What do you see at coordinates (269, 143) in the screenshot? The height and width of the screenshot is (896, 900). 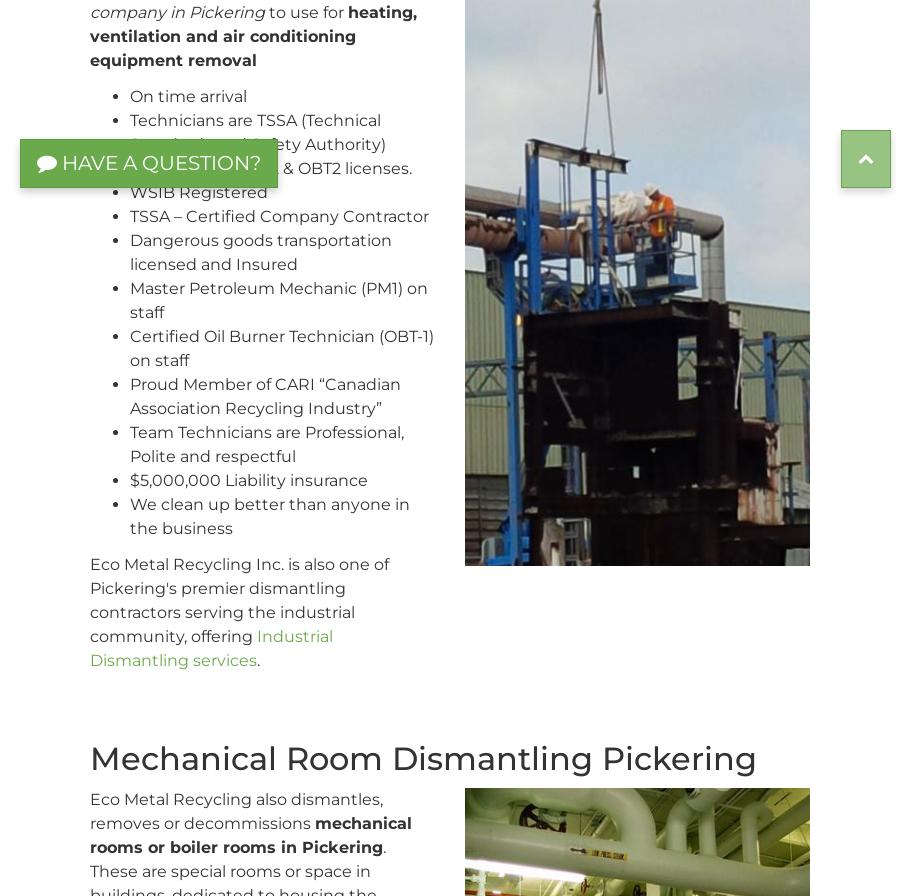 I see `'Technicians are TSSA (Technical Standards and Safety Authority) Certified with PM2 & OBT2 licenses.'` at bounding box center [269, 143].